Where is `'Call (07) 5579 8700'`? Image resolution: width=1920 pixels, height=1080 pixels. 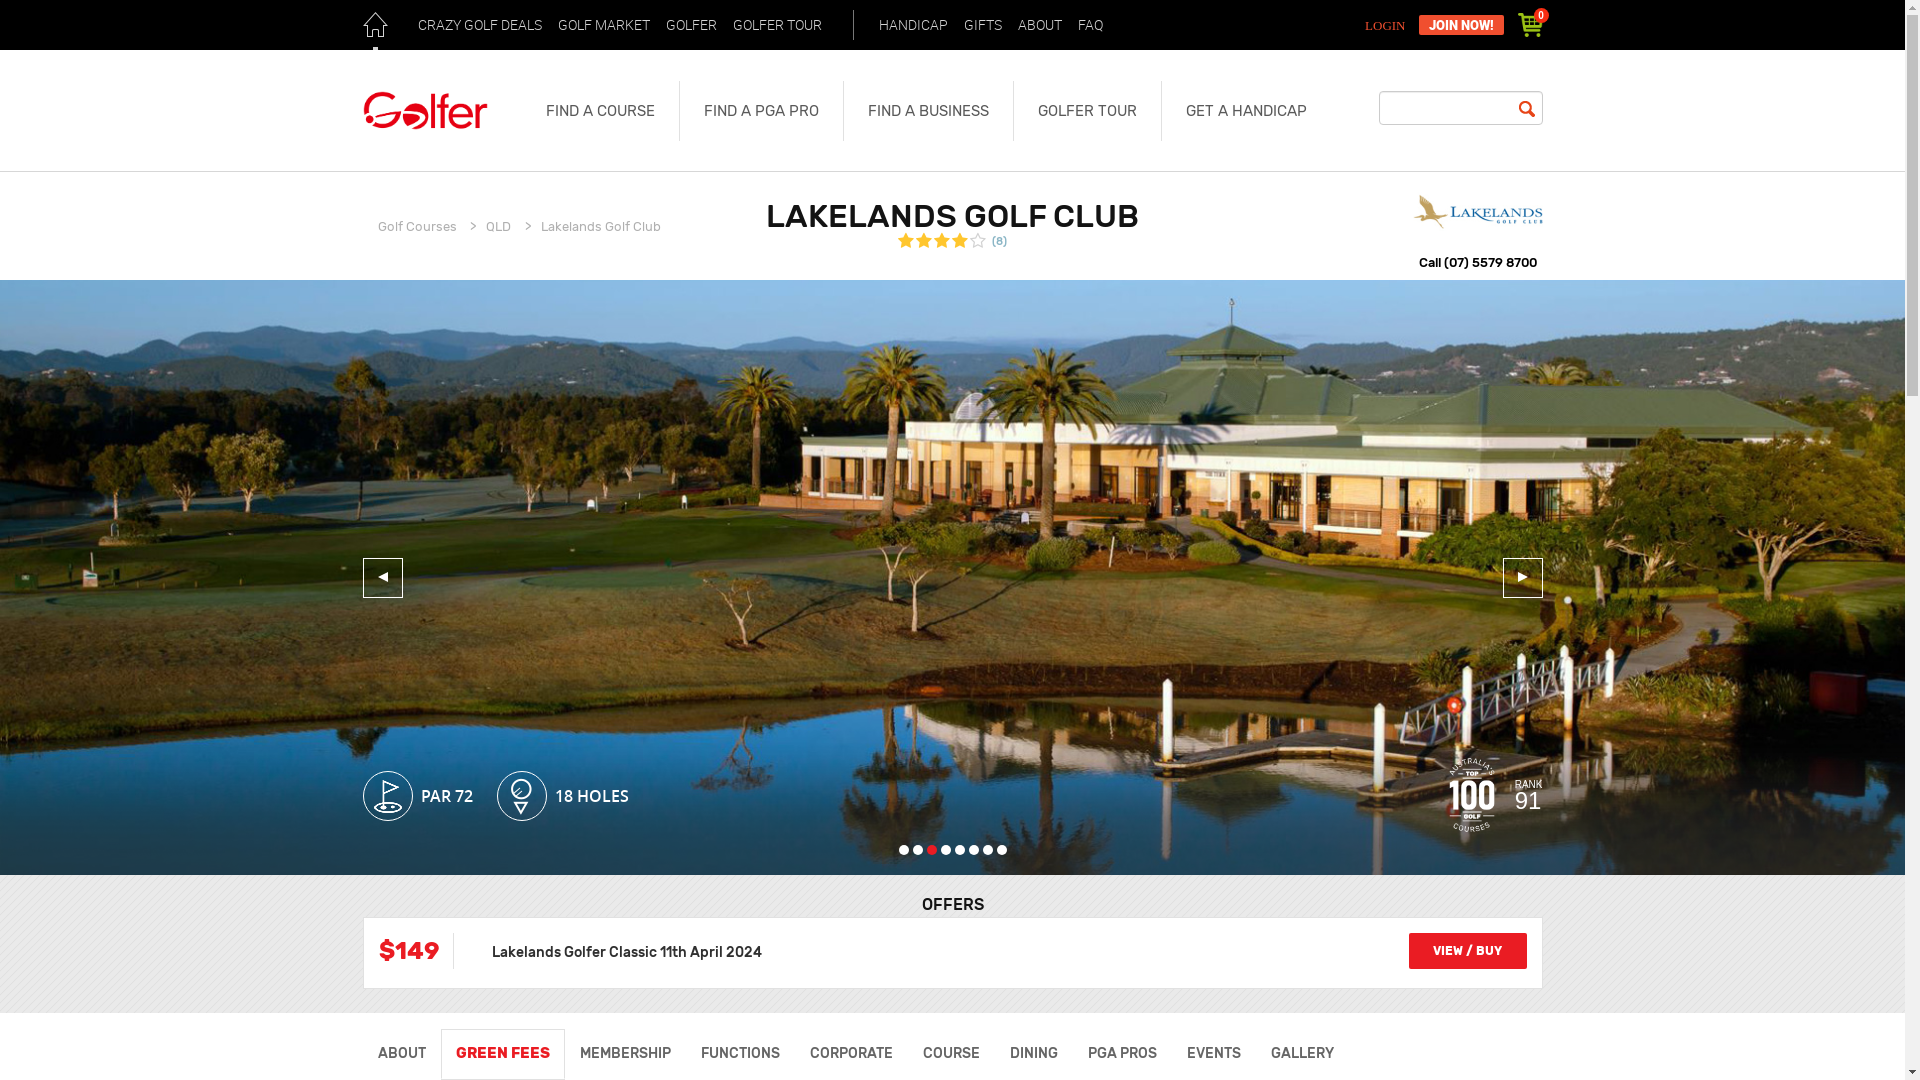 'Call (07) 5579 8700' is located at coordinates (1477, 262).